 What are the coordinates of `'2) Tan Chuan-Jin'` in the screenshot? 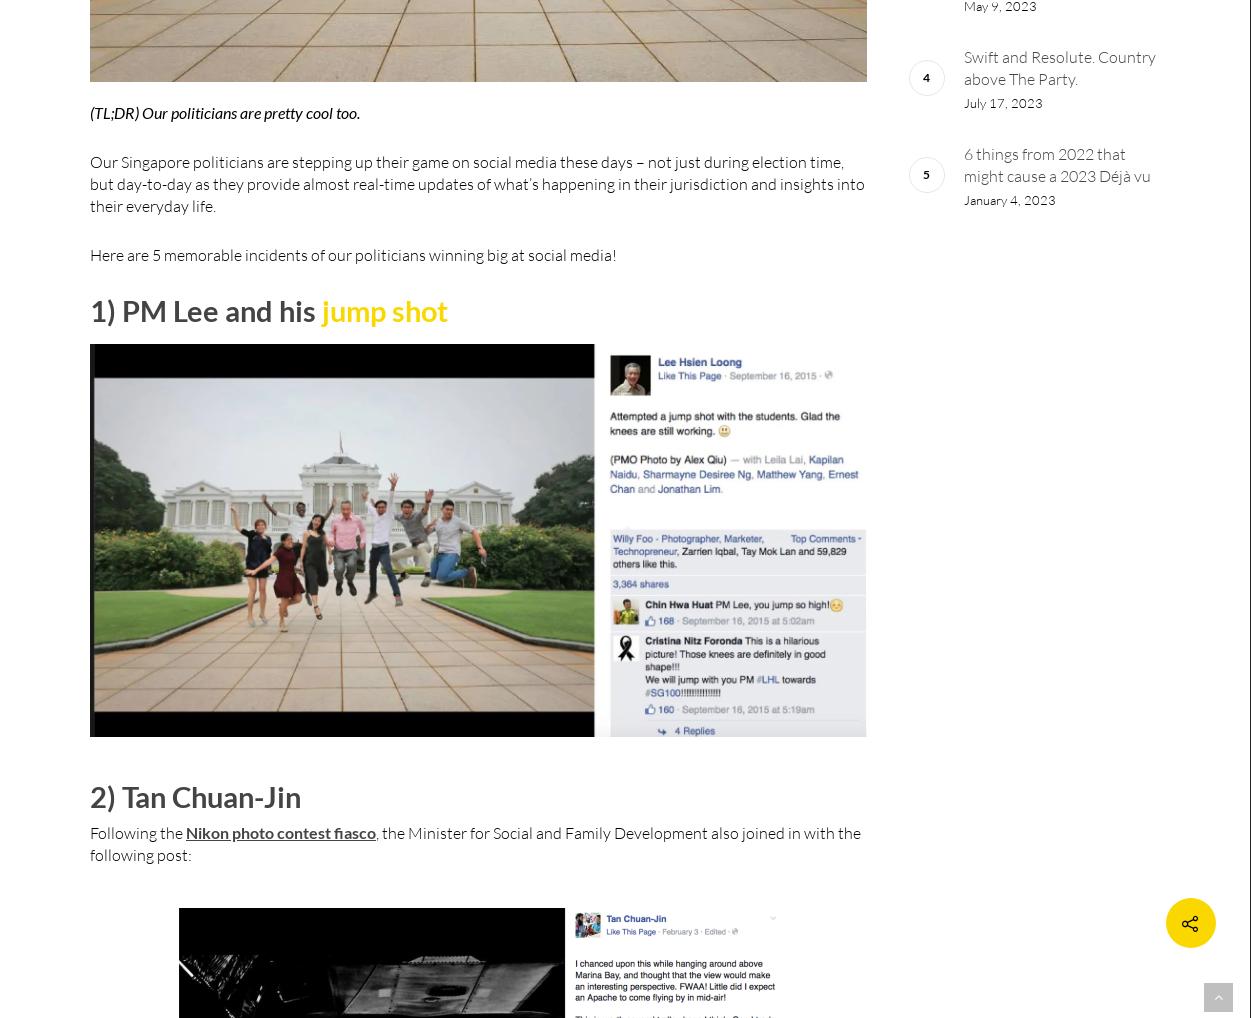 It's located at (88, 795).